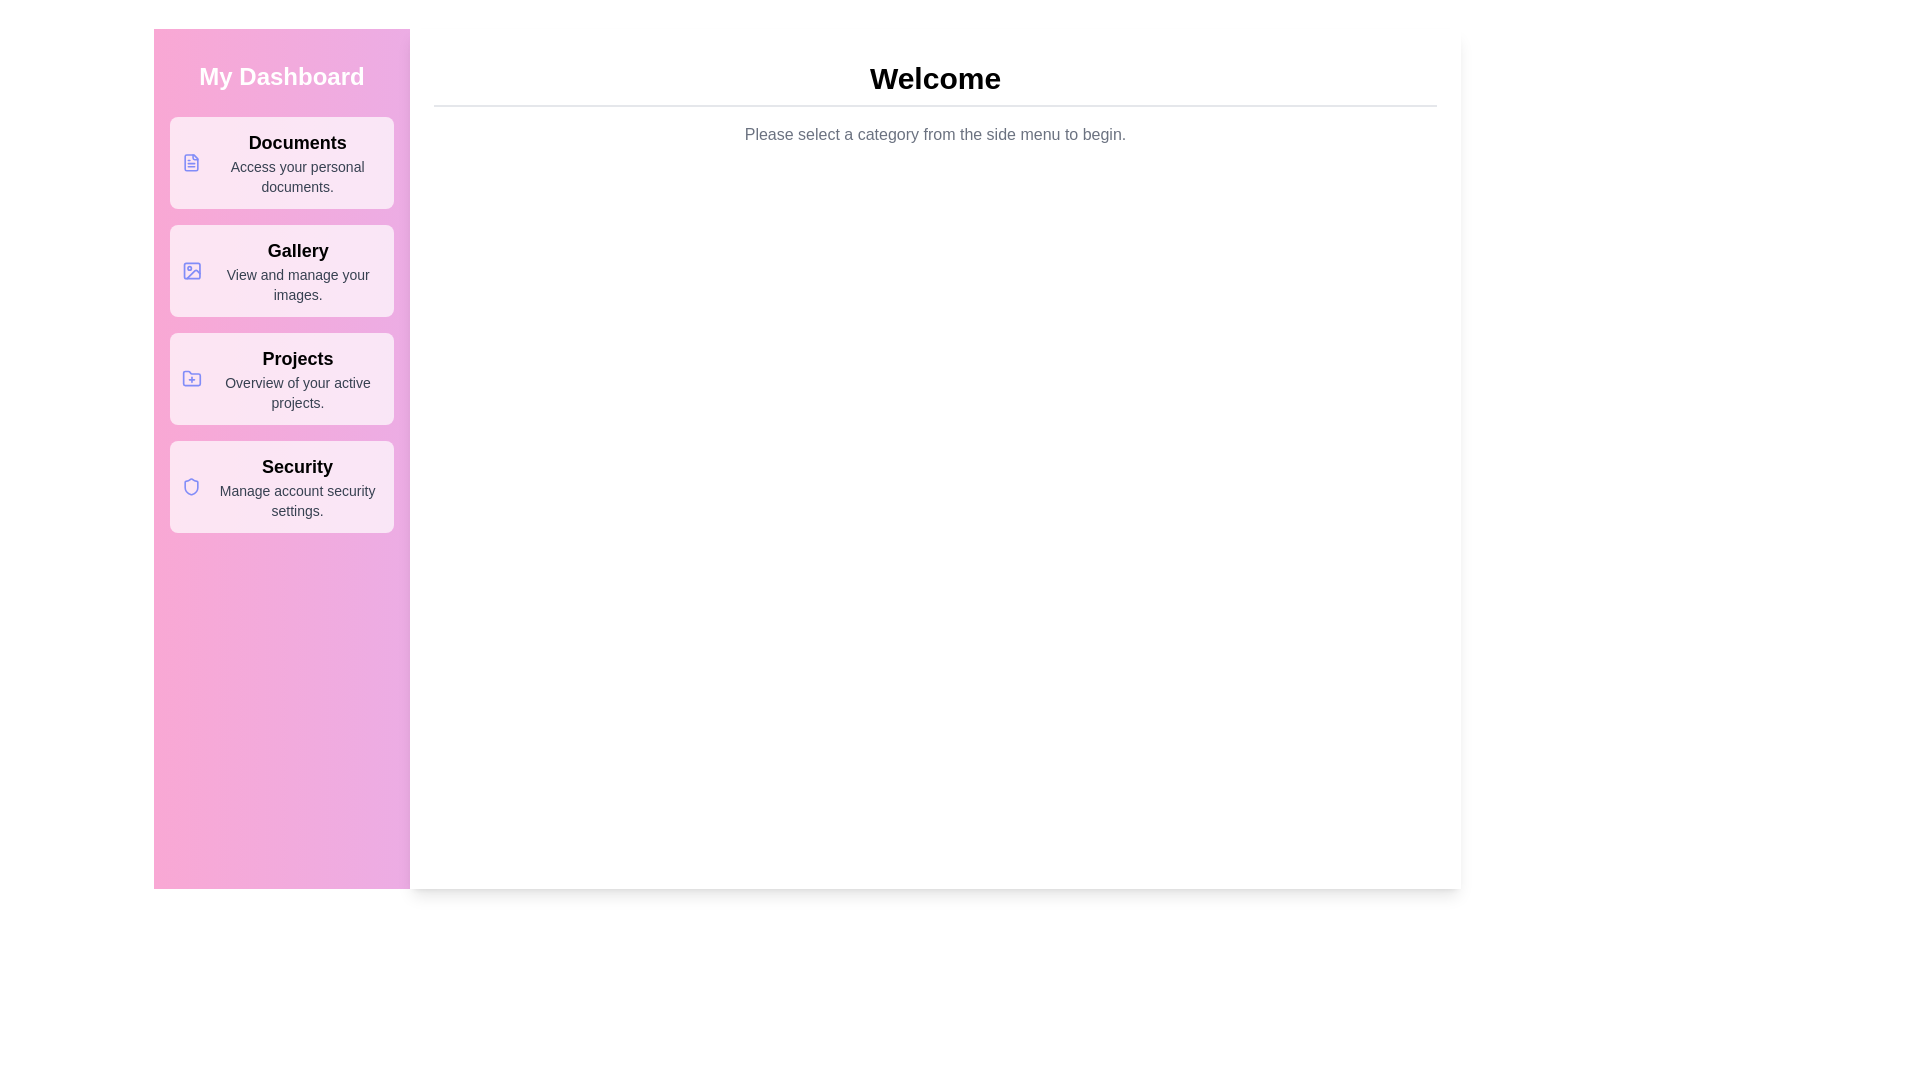 The height and width of the screenshot is (1080, 1920). I want to click on the menu item labeled Gallery to view its hover state, so click(281, 270).